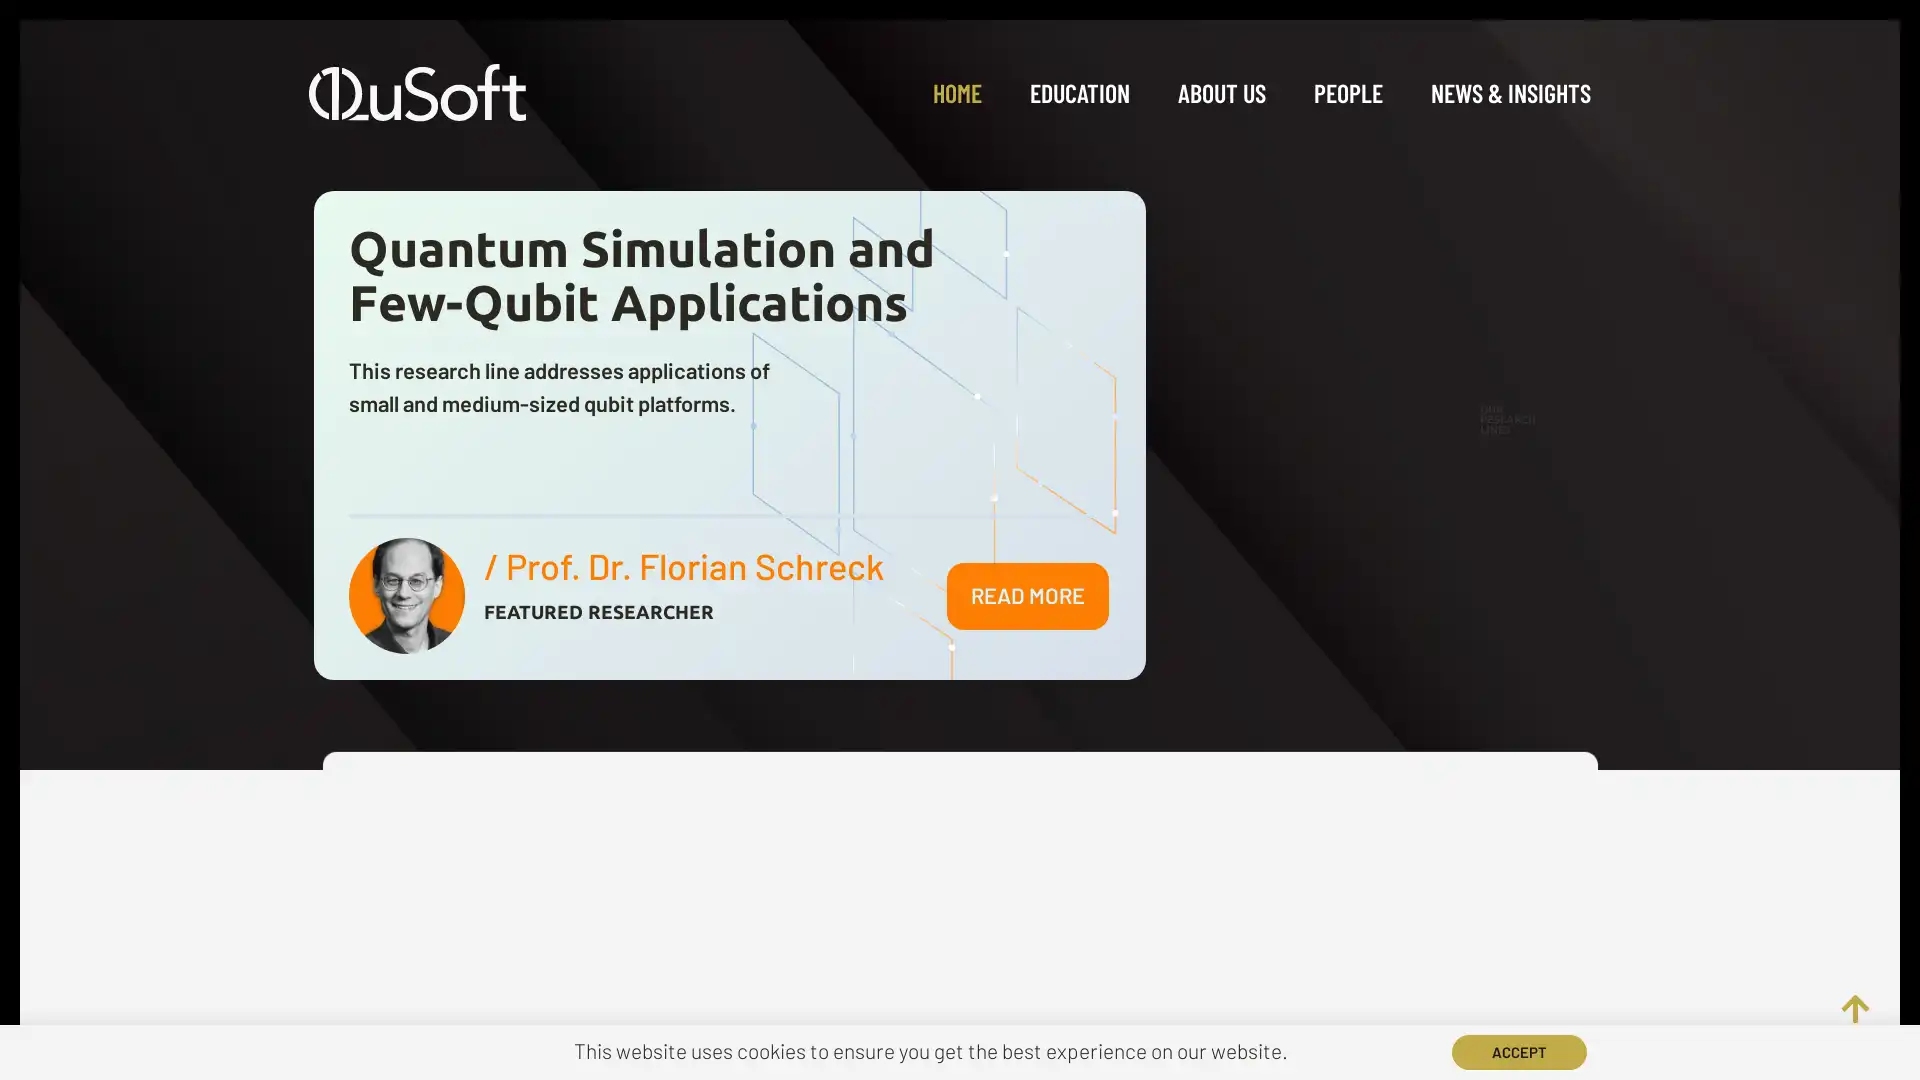 The width and height of the screenshot is (1920, 1080). What do you see at coordinates (1027, 594) in the screenshot?
I see `READ MORE` at bounding box center [1027, 594].